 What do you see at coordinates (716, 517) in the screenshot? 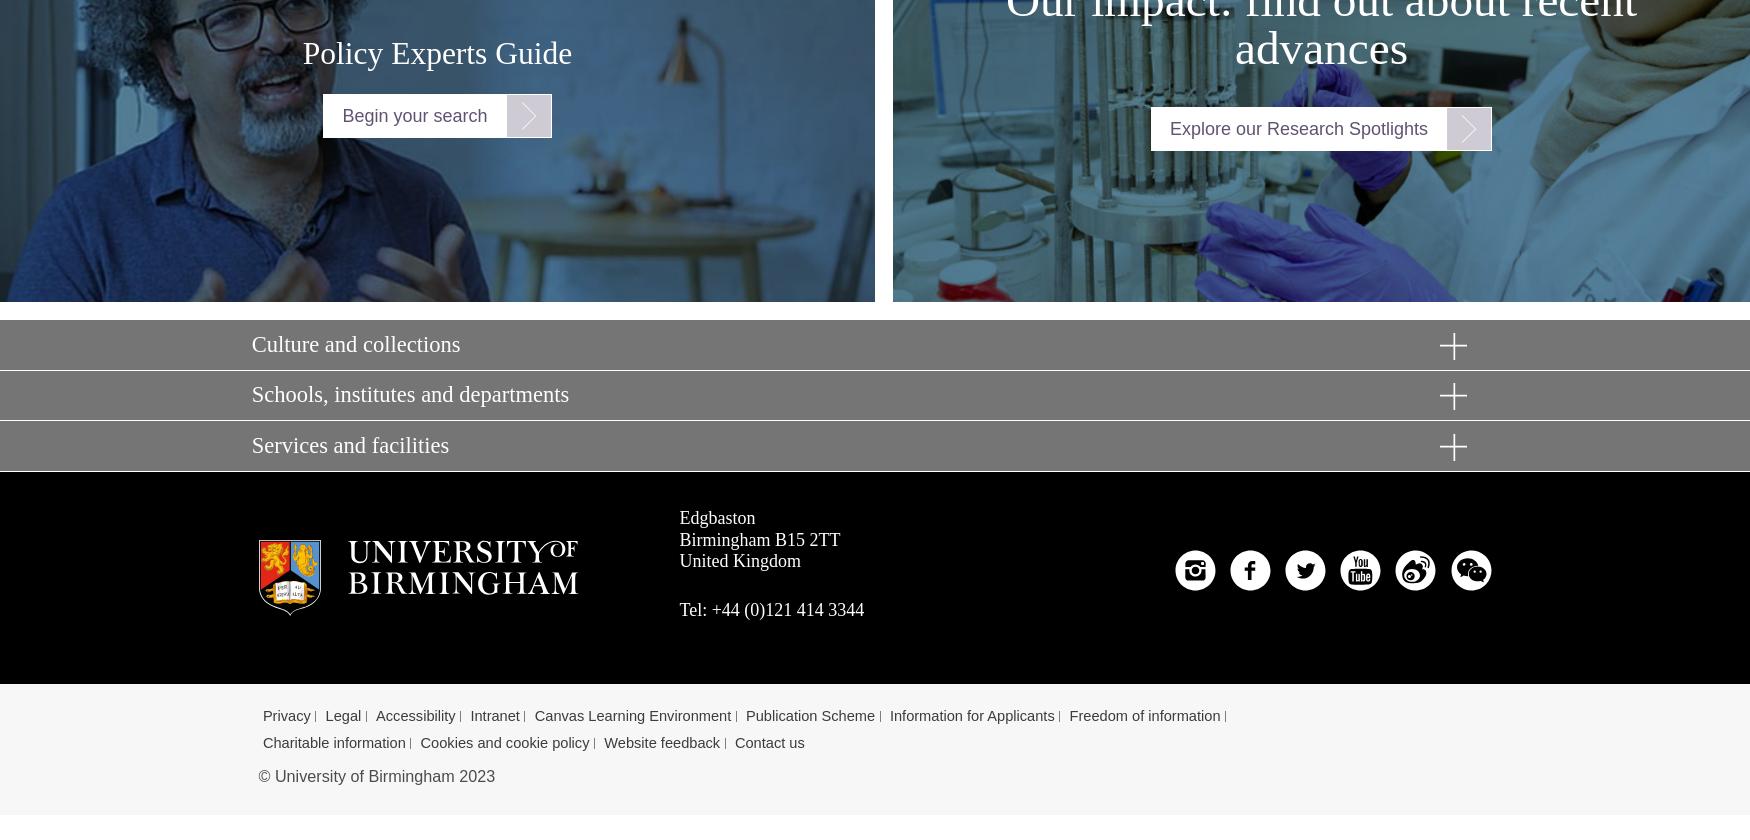
I see `'Edgbaston'` at bounding box center [716, 517].